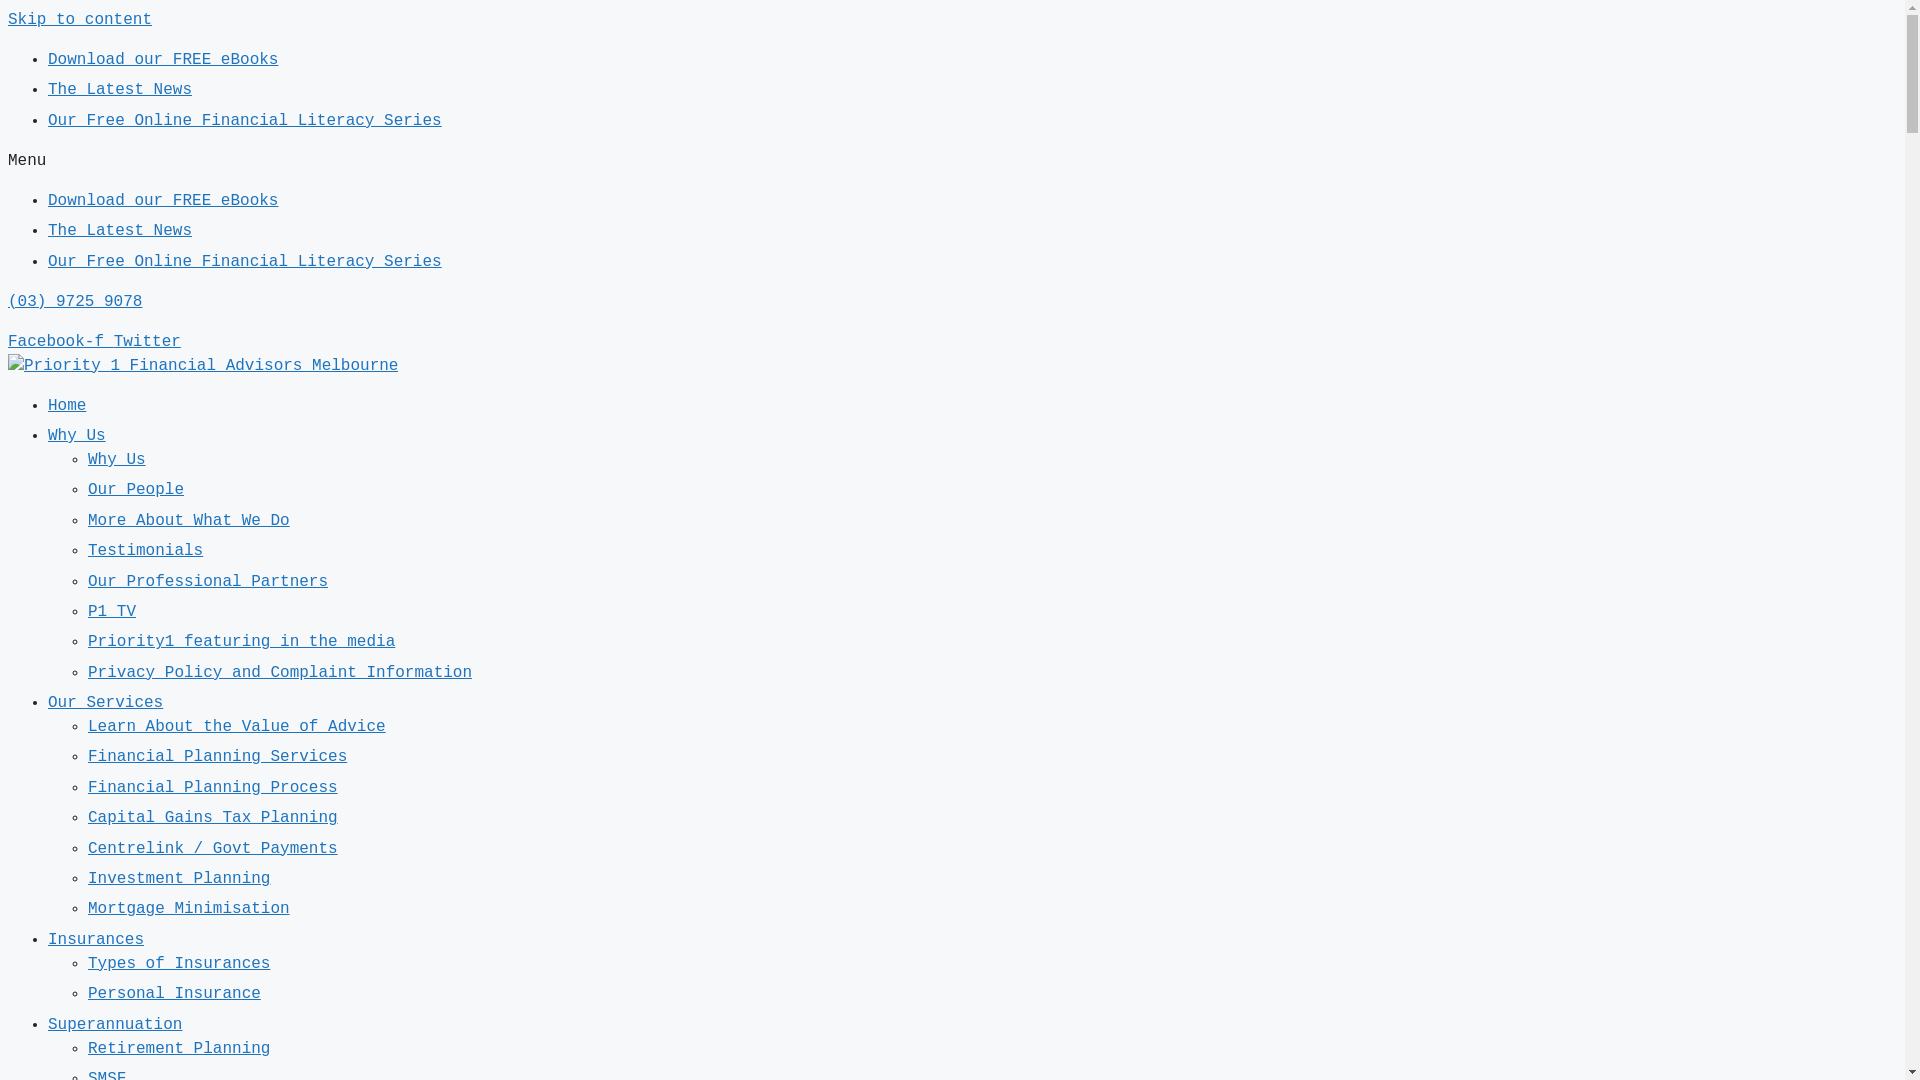 This screenshot has height=1080, width=1920. What do you see at coordinates (207, 582) in the screenshot?
I see `'Our Professional Partners'` at bounding box center [207, 582].